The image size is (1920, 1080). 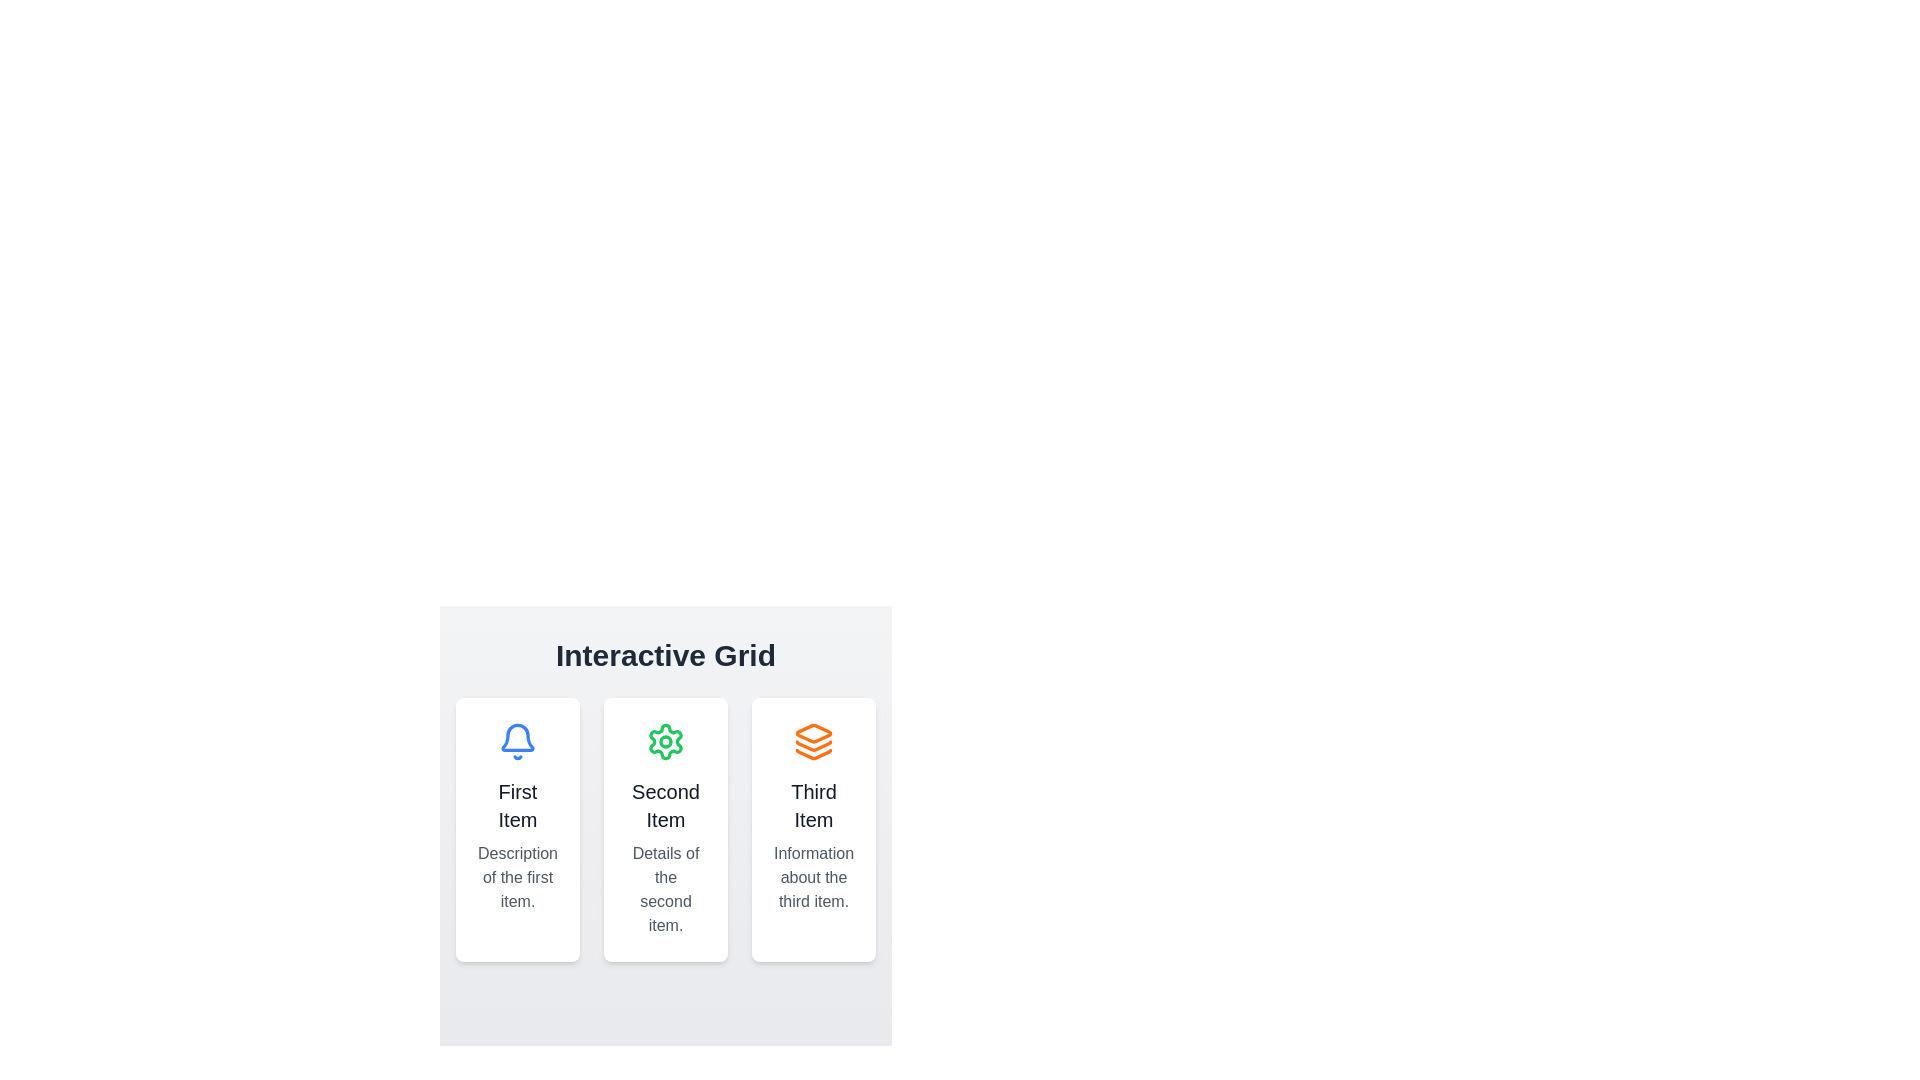 I want to click on the text label 'Third Item' which is centrally aligned and bold within the third card of a horizontally arranged grid, so click(x=814, y=805).